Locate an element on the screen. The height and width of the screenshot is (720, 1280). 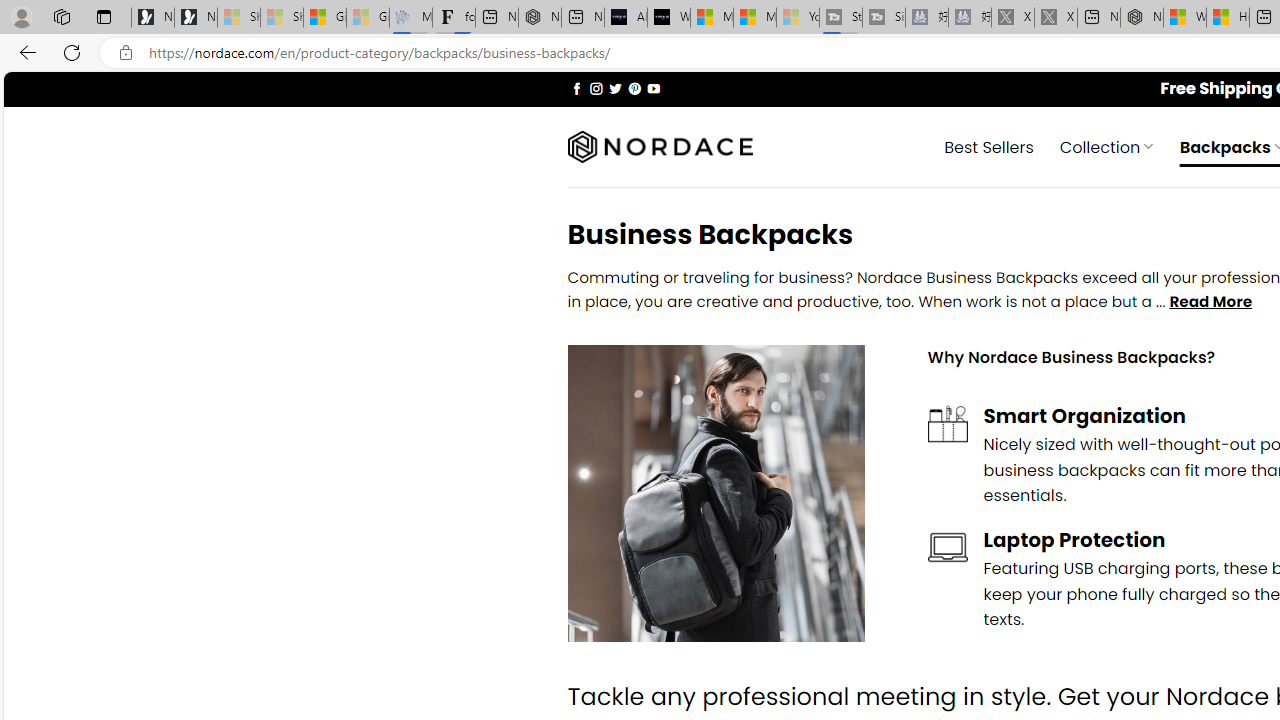
'AI Voice Changer for PC and Mac - Voice.ai' is located at coordinates (624, 17).